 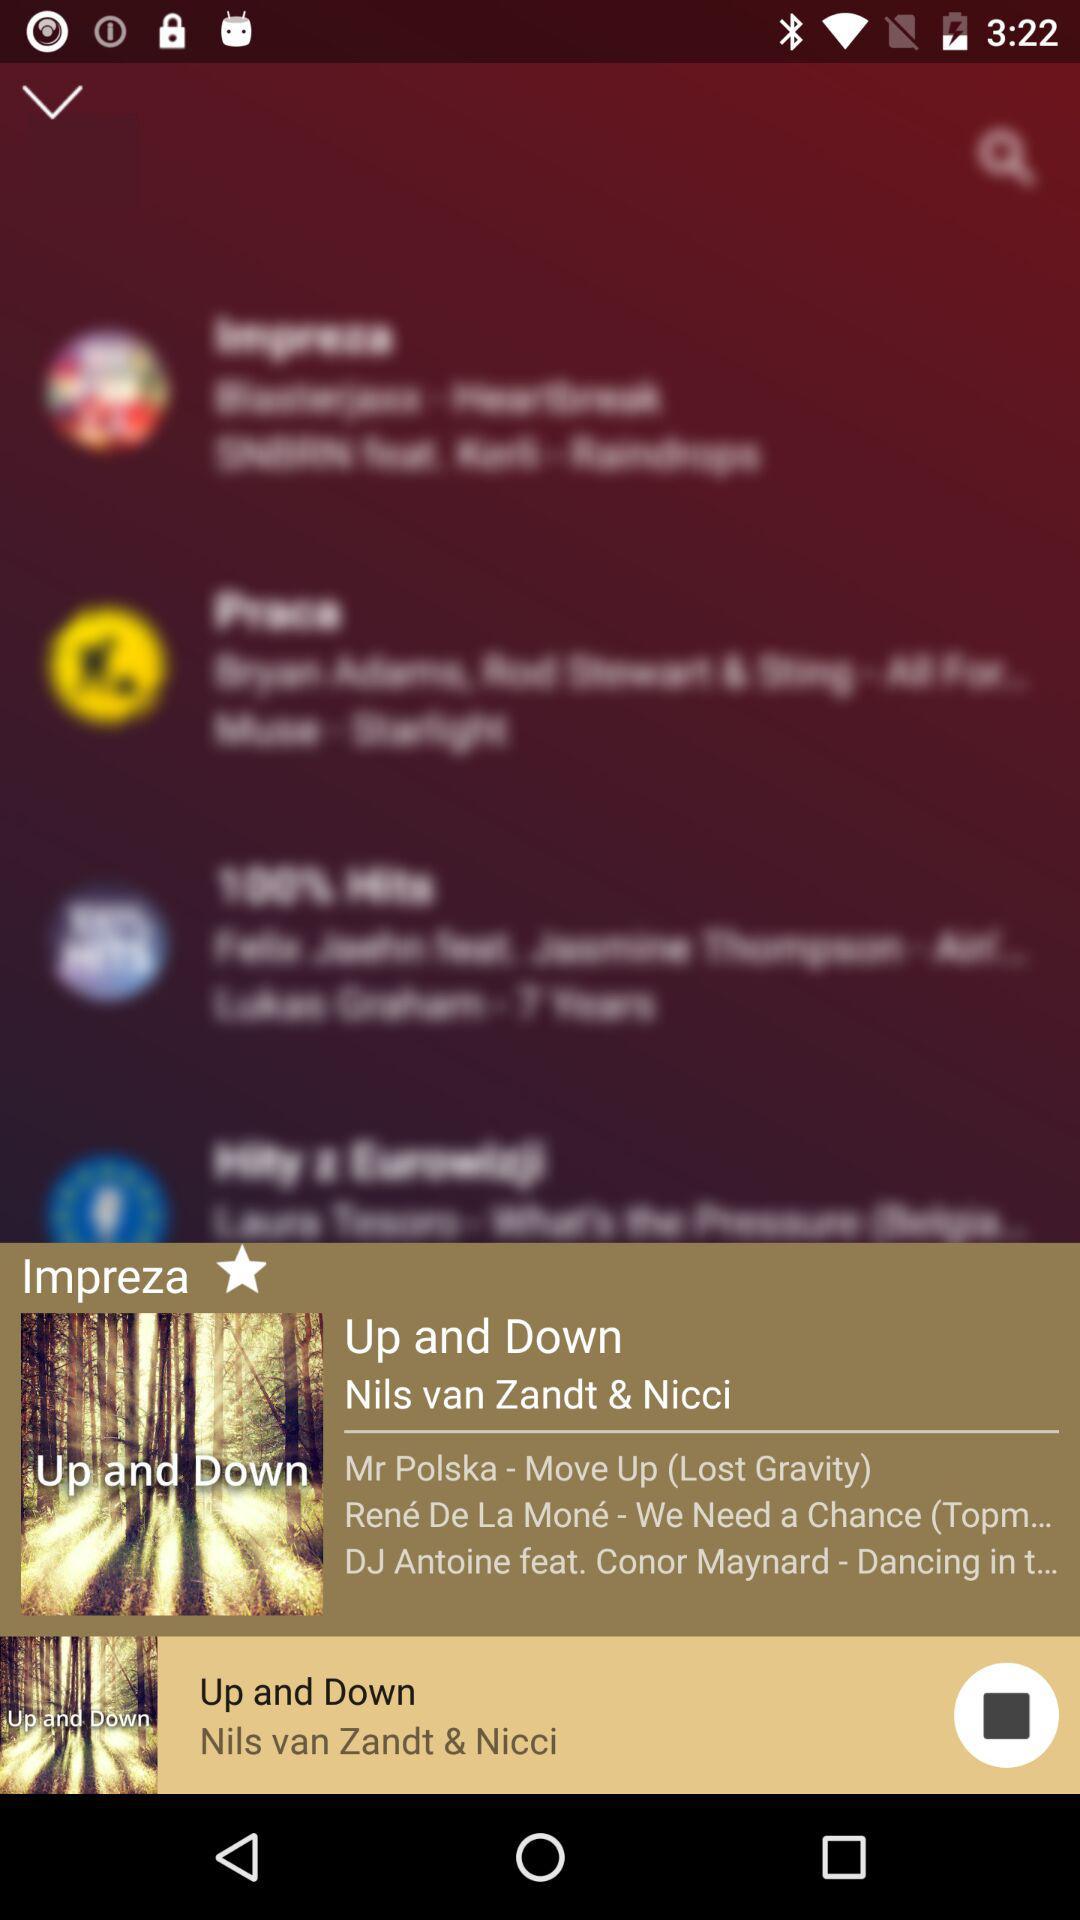 What do you see at coordinates (232, 1271) in the screenshot?
I see `icon to the left of the up and down item` at bounding box center [232, 1271].